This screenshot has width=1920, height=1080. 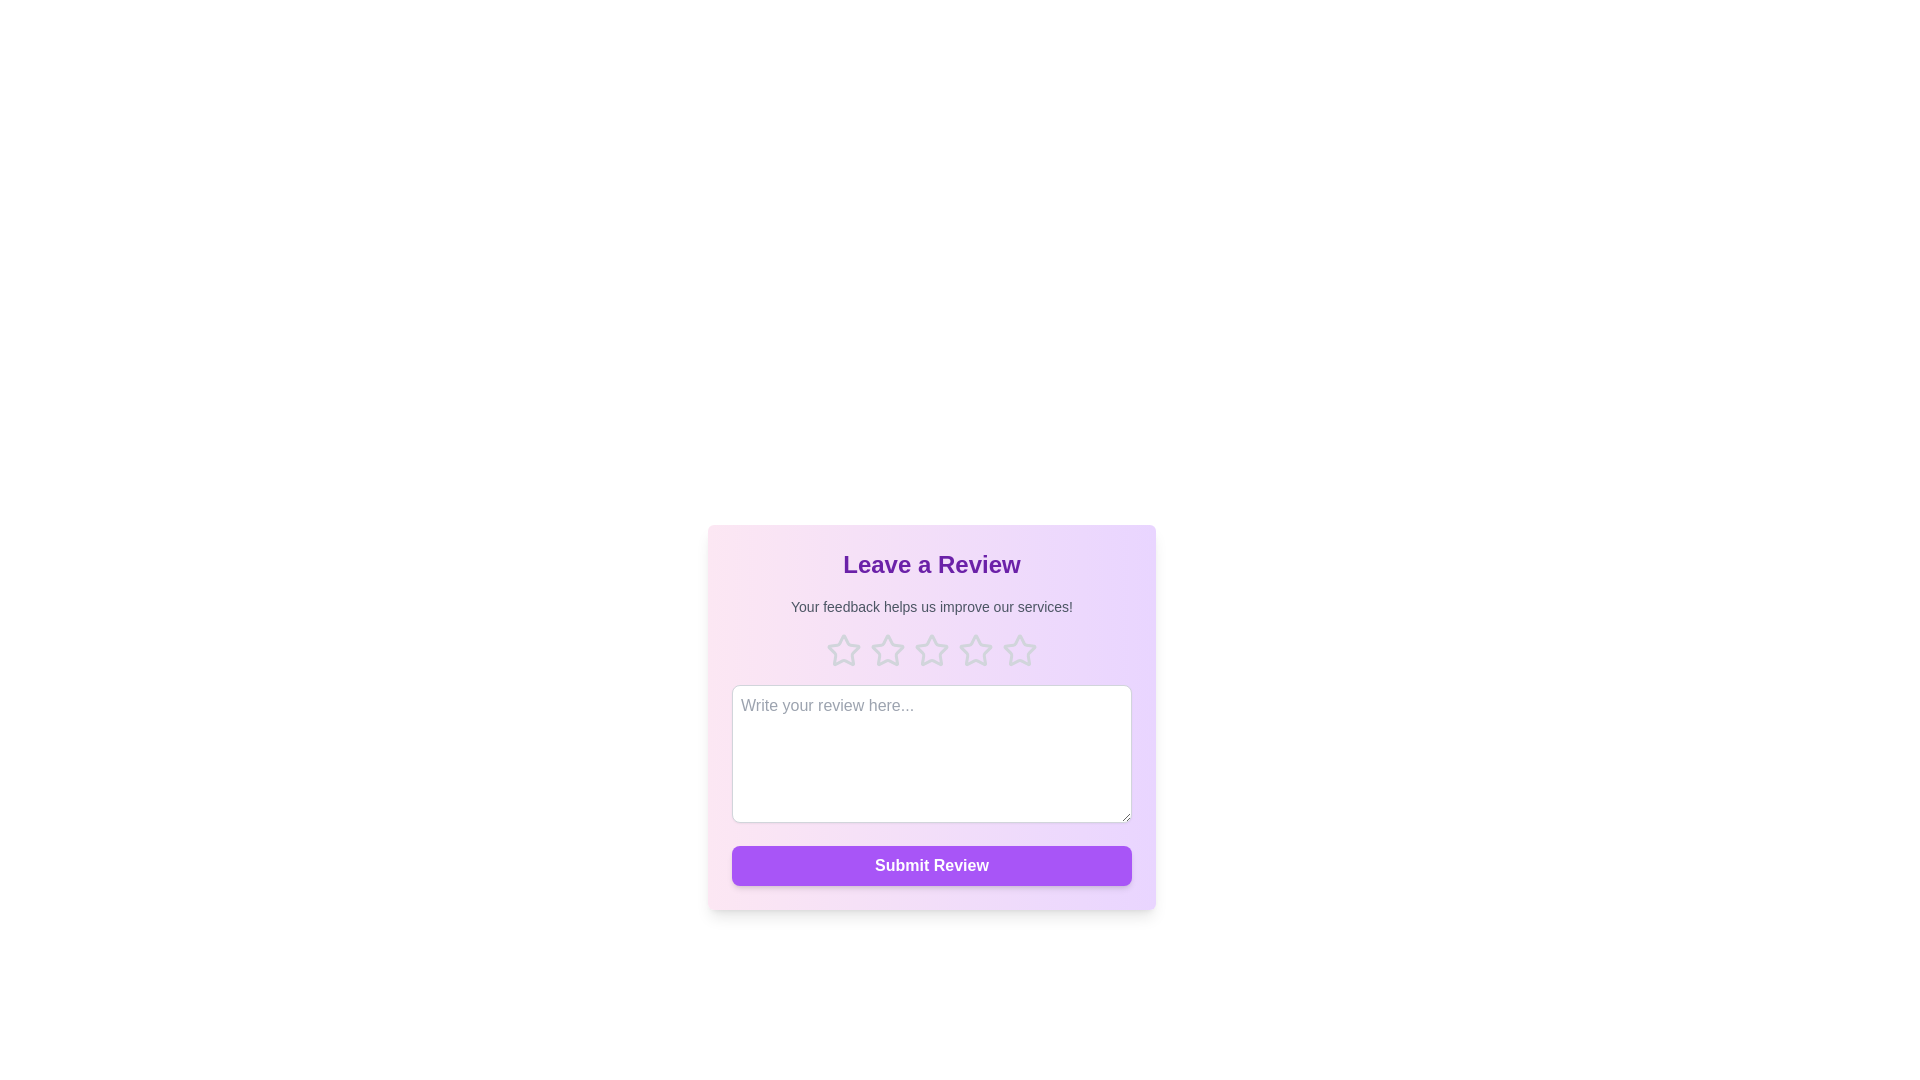 What do you see at coordinates (1019, 651) in the screenshot?
I see `the rating to 5 stars by clicking on the corresponding star` at bounding box center [1019, 651].